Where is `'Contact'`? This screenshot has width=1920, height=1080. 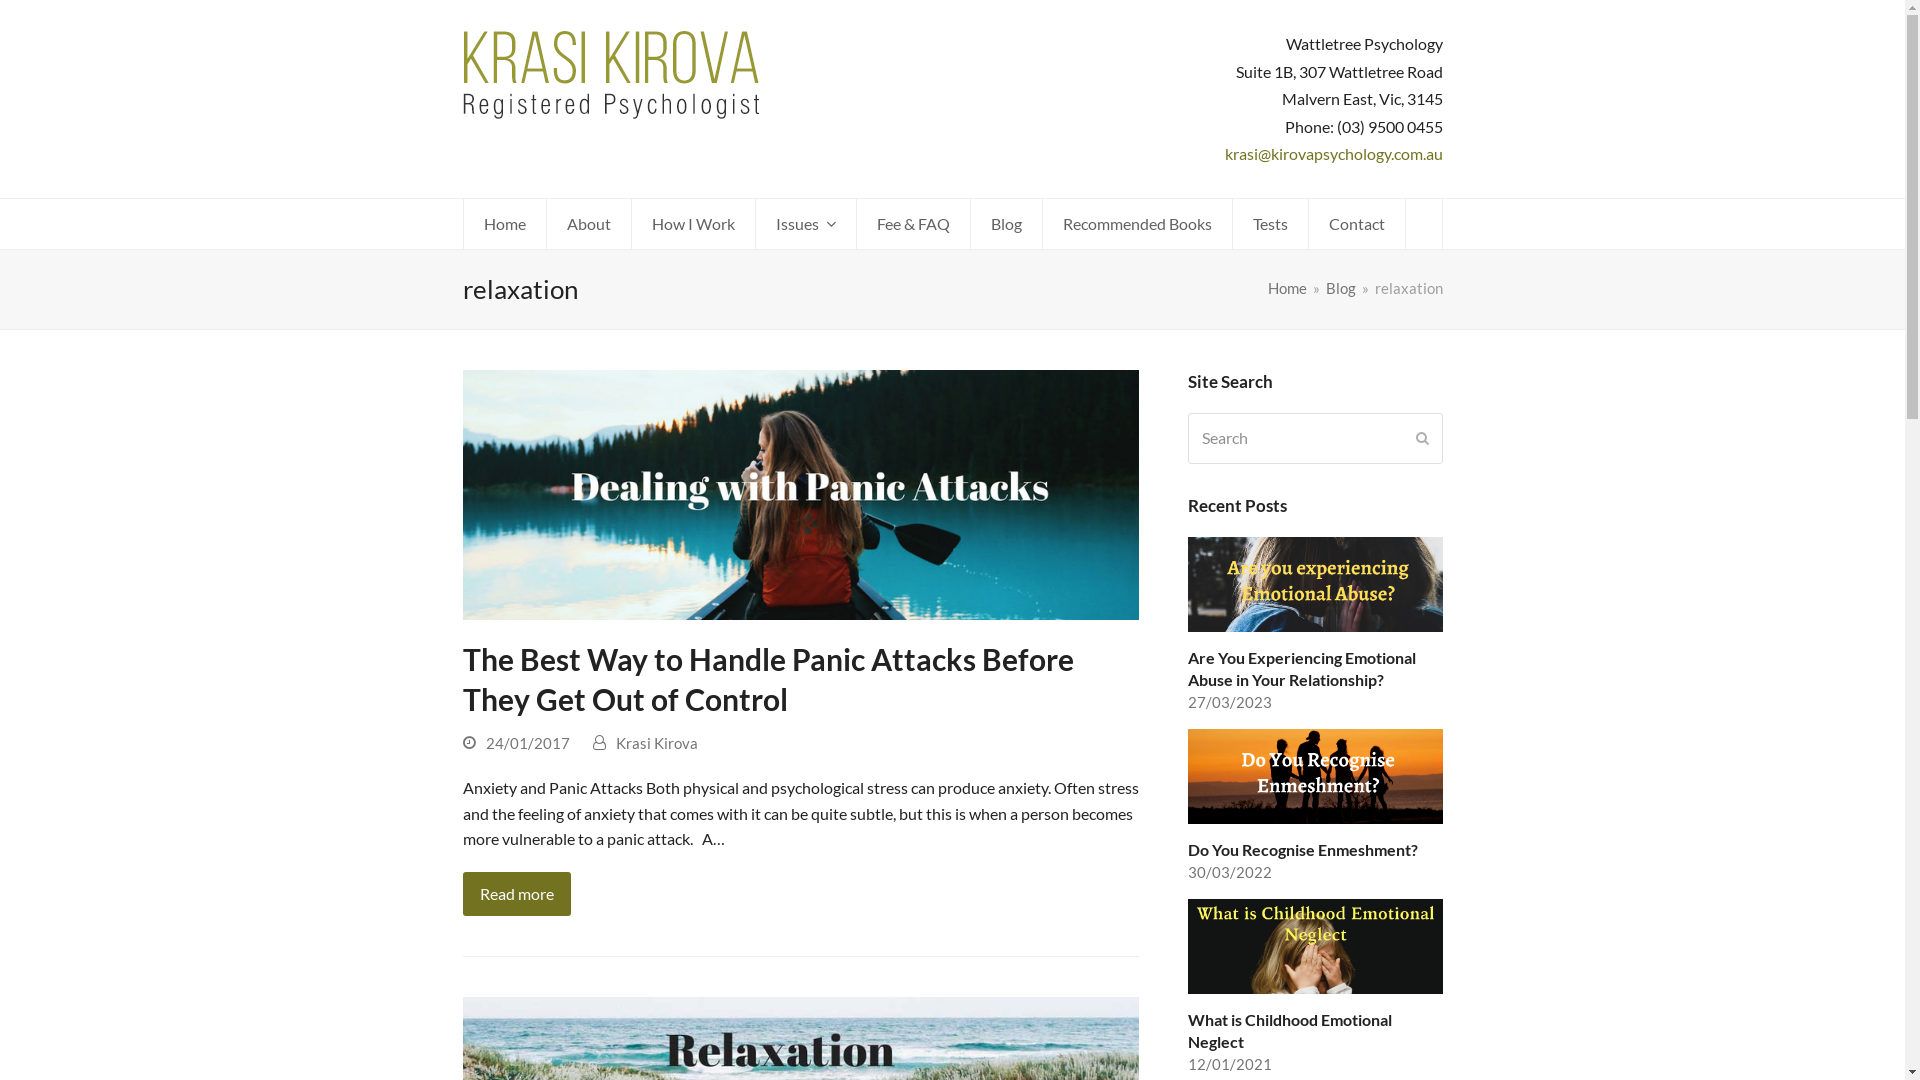
'Contact' is located at coordinates (1308, 223).